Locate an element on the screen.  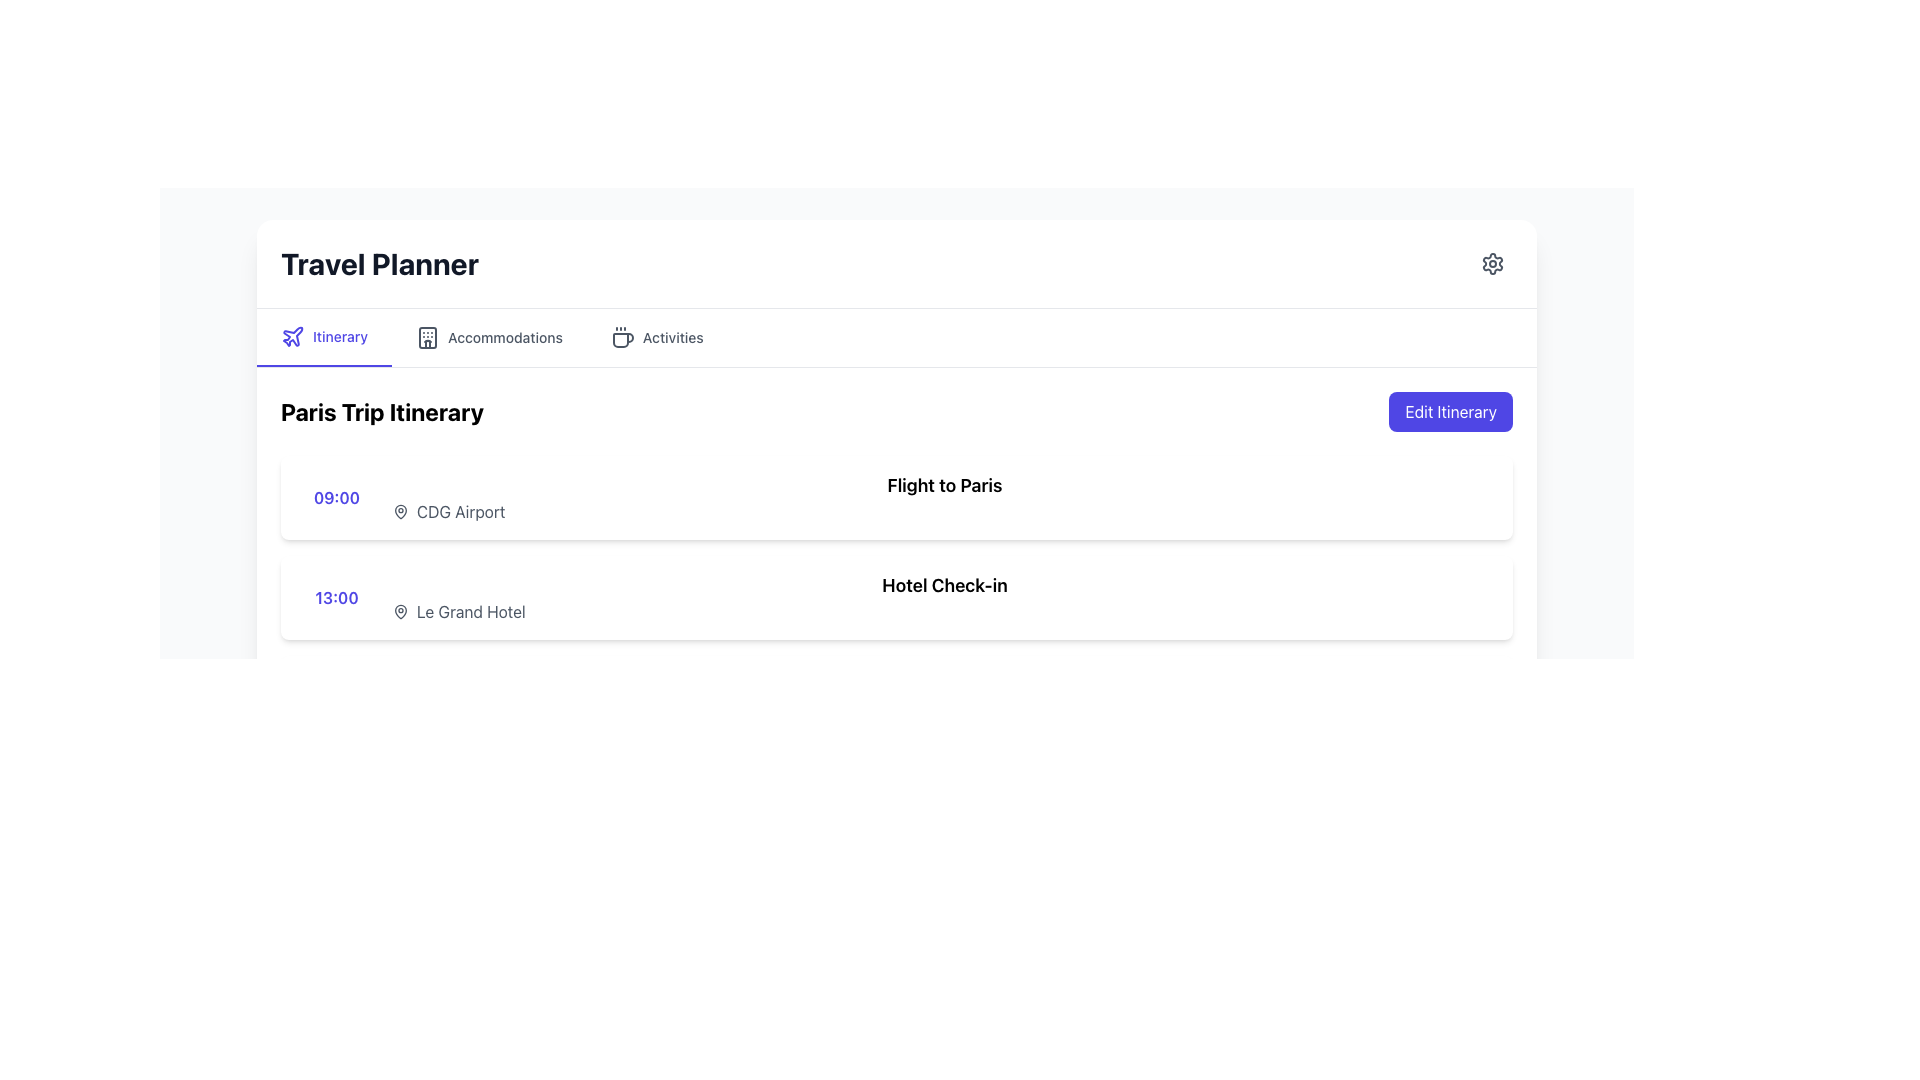
the coffee cup icon, which is located within the 'Activities' tab, to the left of the text 'Activities' is located at coordinates (621, 337).